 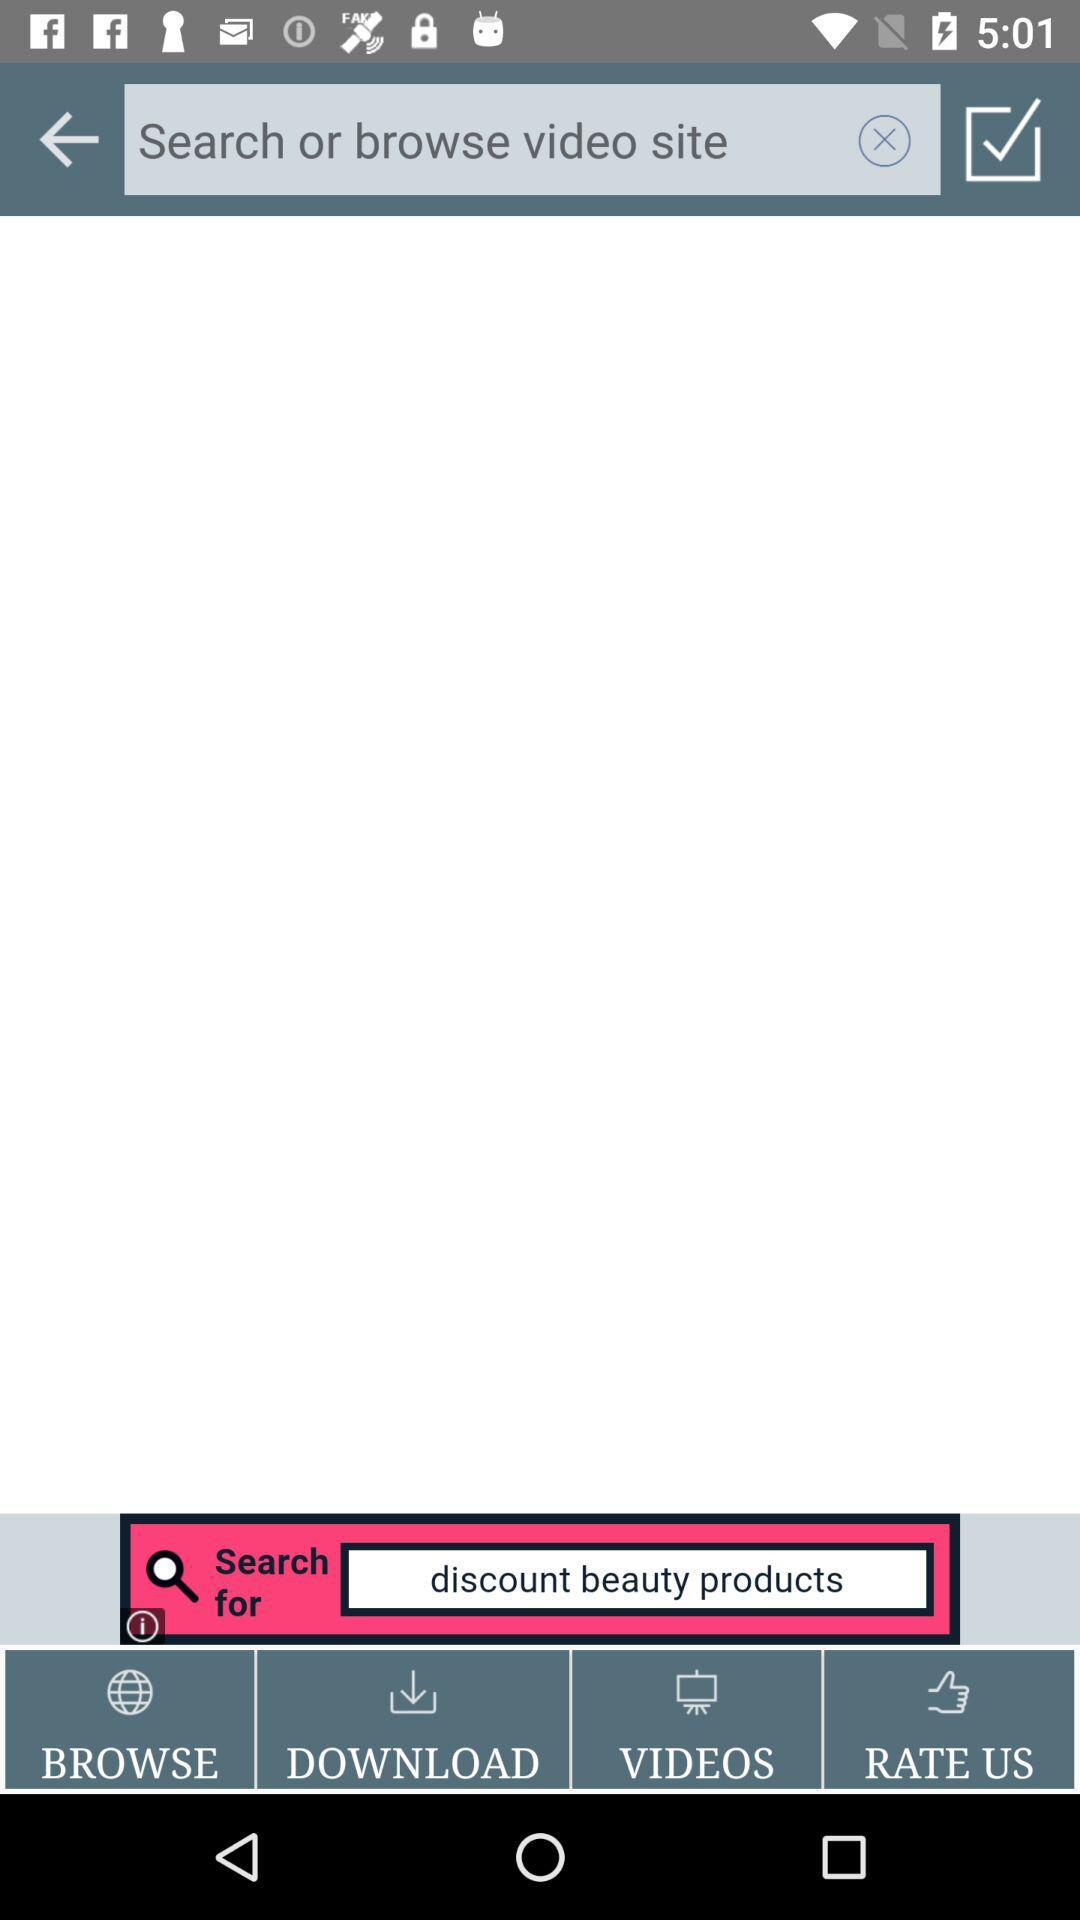 What do you see at coordinates (540, 864) in the screenshot?
I see `icon at the center` at bounding box center [540, 864].